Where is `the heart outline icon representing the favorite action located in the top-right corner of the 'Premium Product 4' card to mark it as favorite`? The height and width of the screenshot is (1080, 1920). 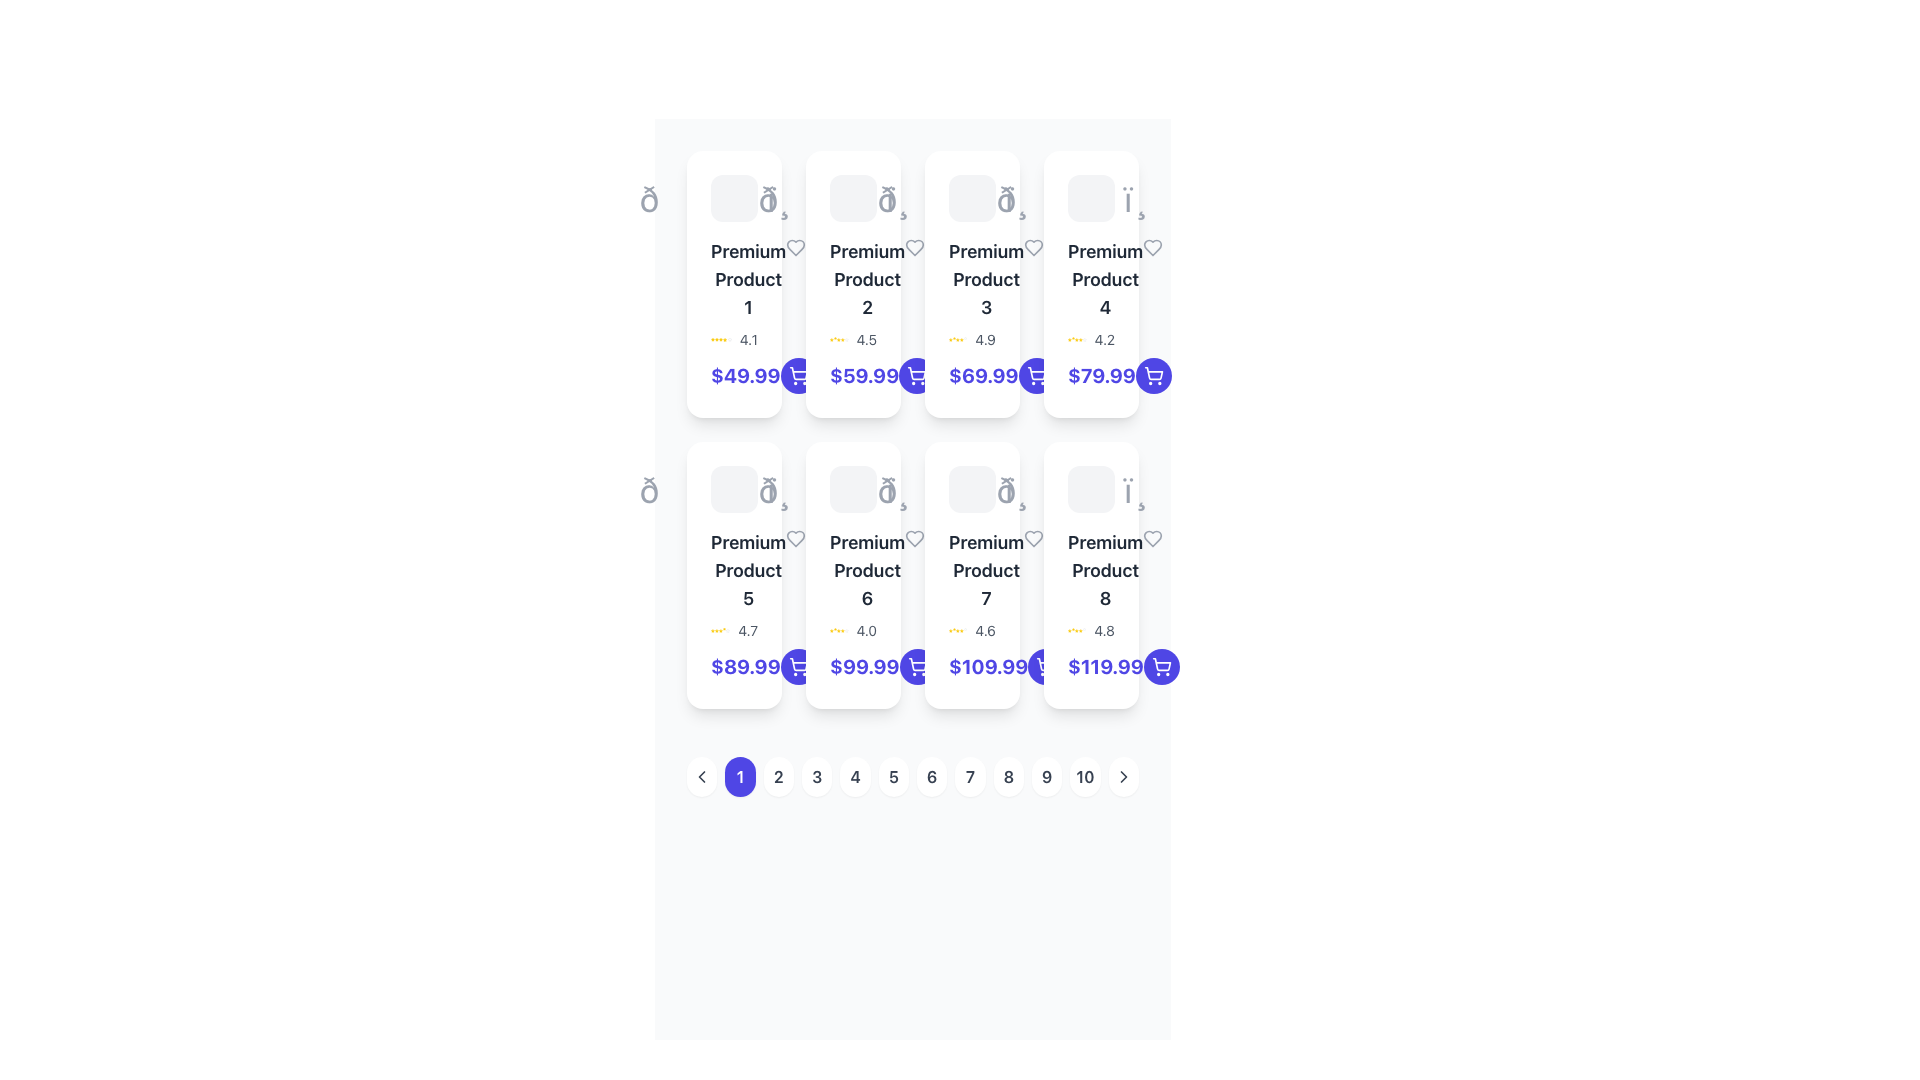
the heart outline icon representing the favorite action located in the top-right corner of the 'Premium Product 4' card to mark it as favorite is located at coordinates (1153, 246).